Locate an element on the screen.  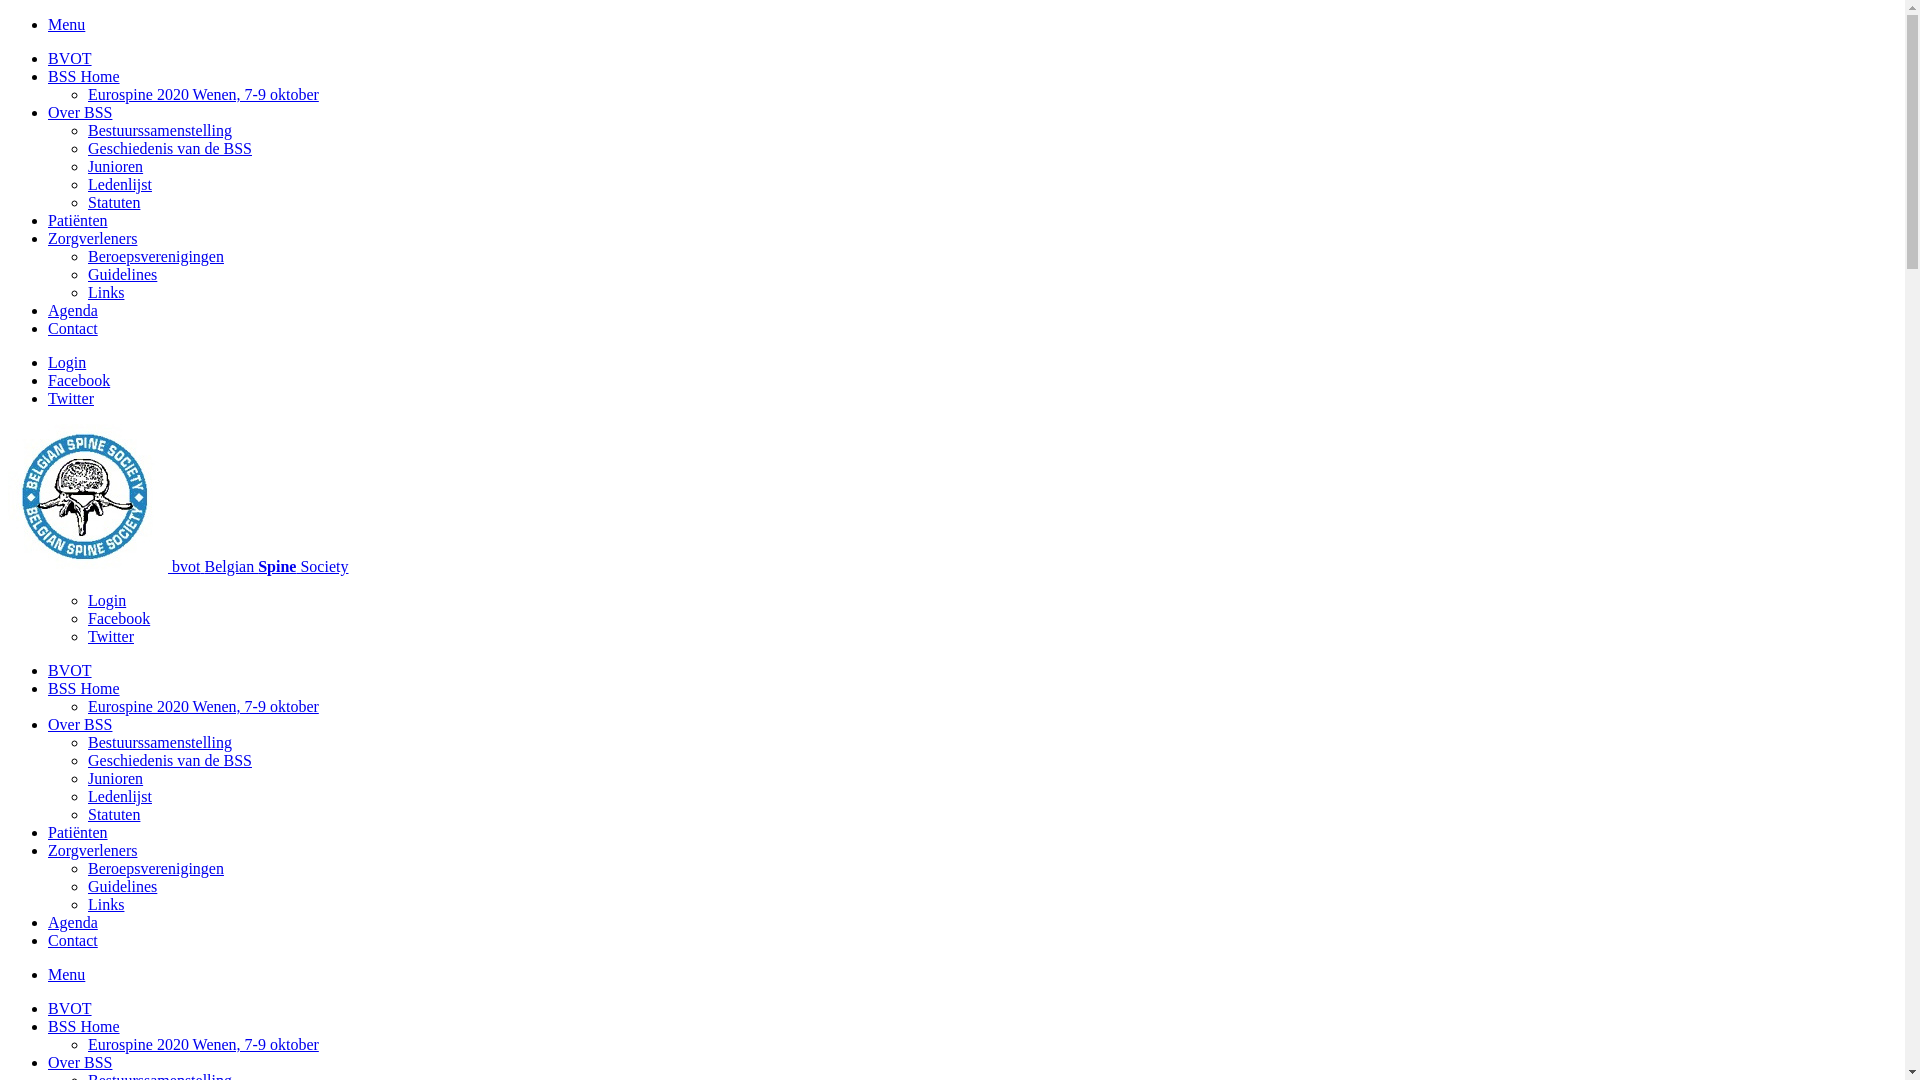
'Home' is located at coordinates (89, 566).